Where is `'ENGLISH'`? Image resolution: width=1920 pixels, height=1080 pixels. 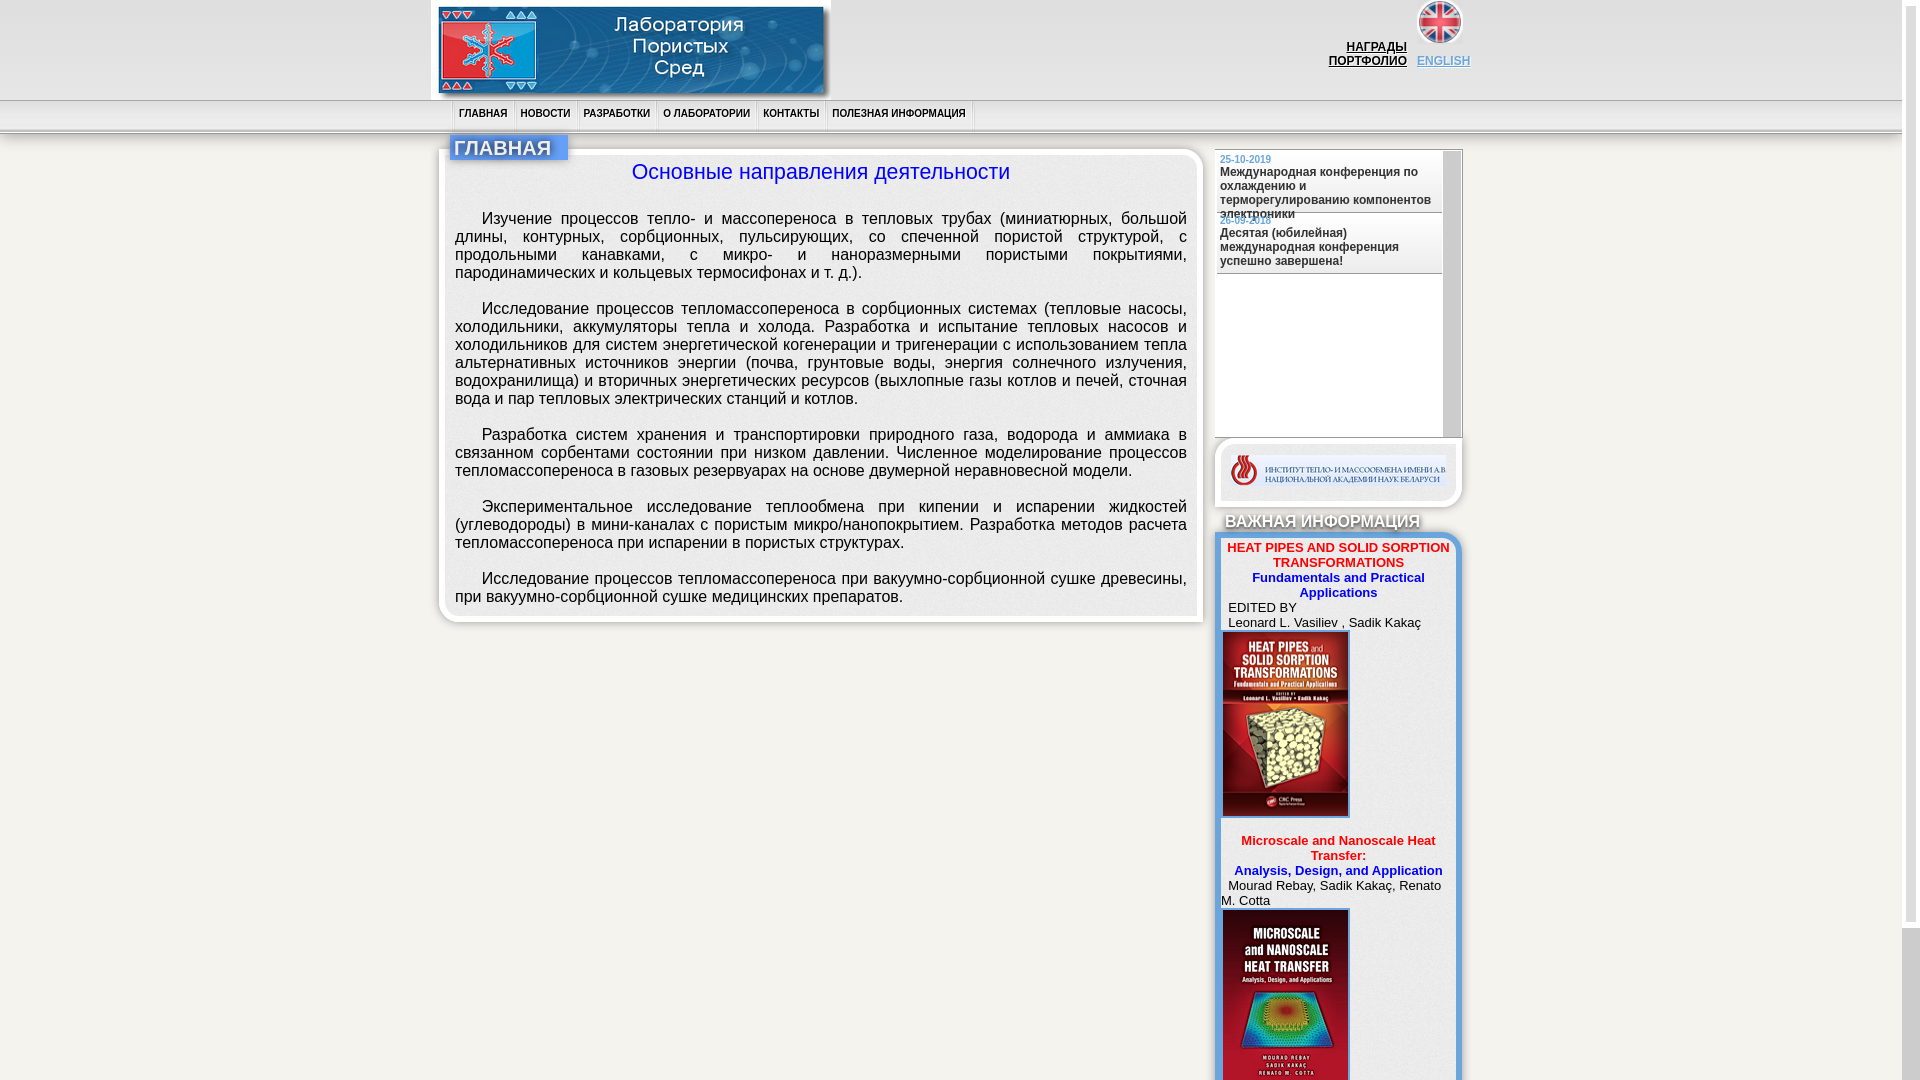
'ENGLISH' is located at coordinates (1443, 67).